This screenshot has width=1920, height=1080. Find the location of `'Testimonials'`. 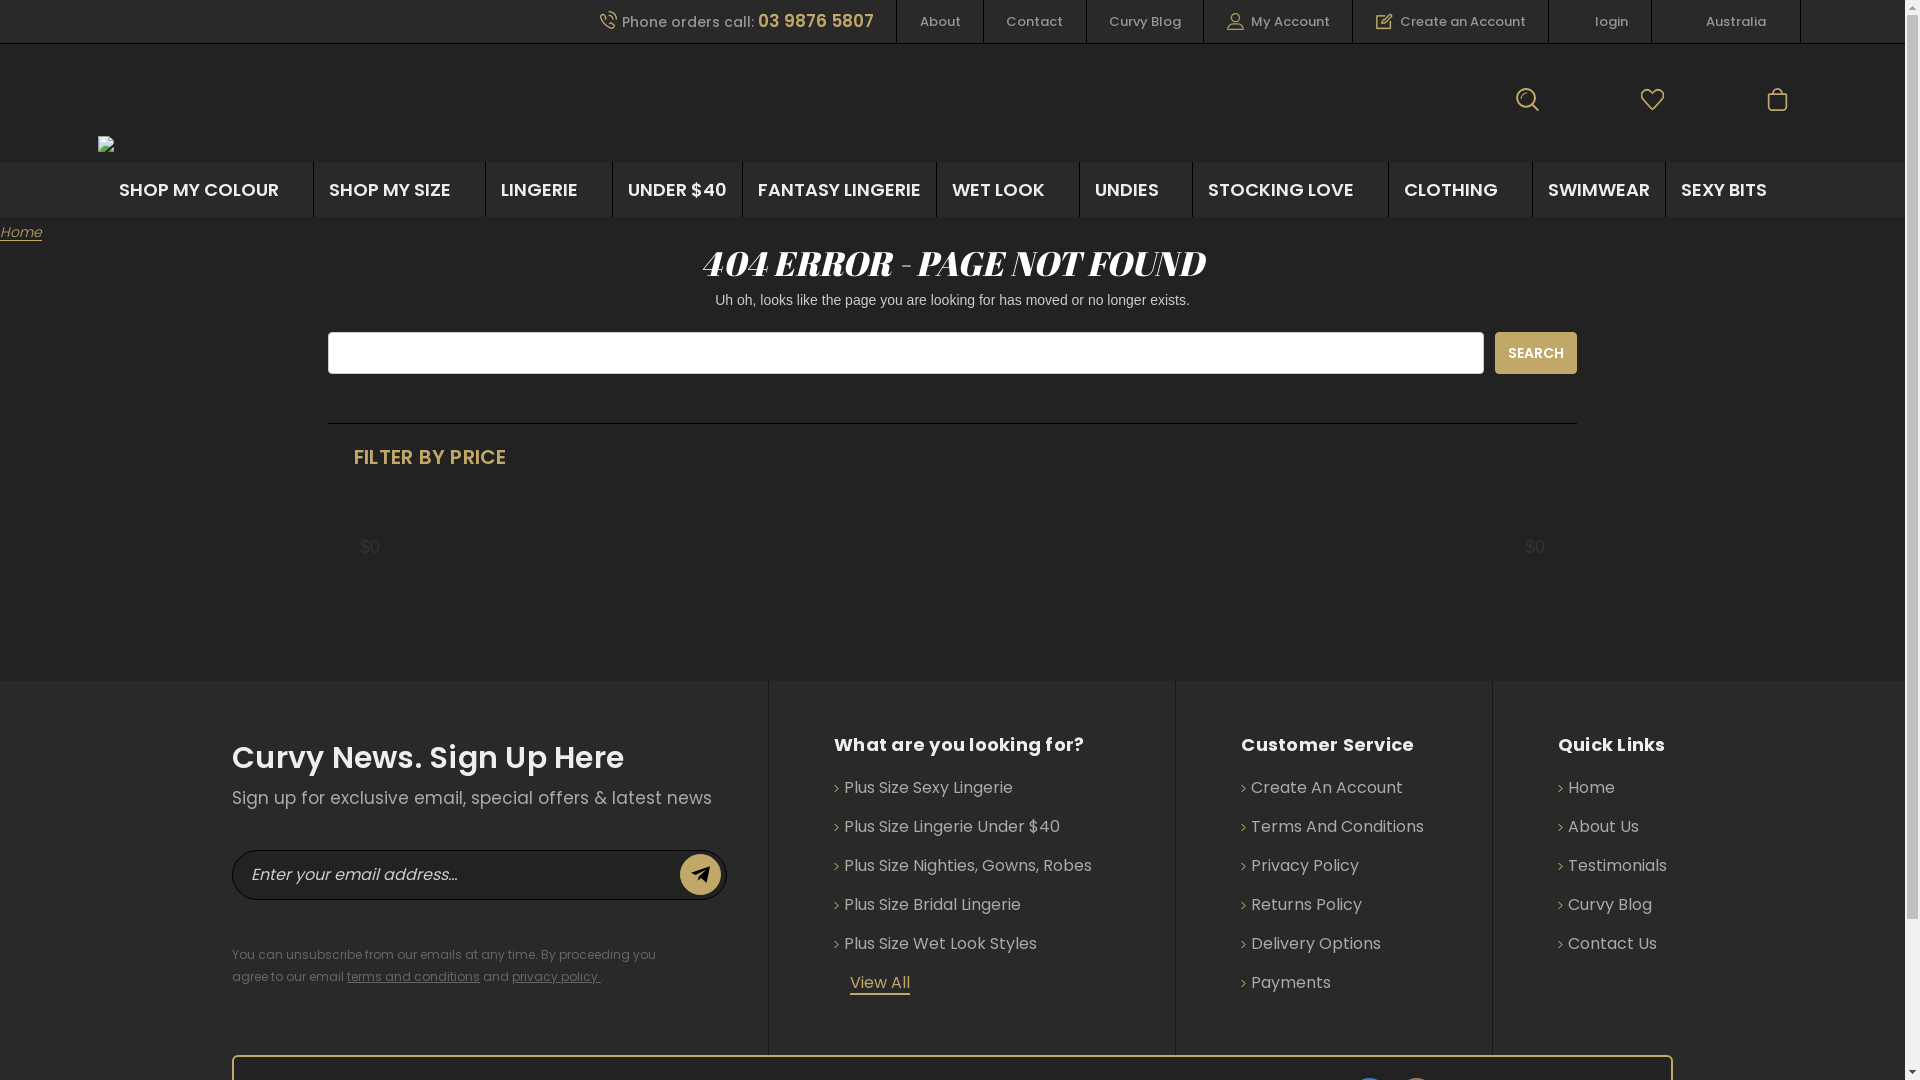

'Testimonials' is located at coordinates (1557, 865).